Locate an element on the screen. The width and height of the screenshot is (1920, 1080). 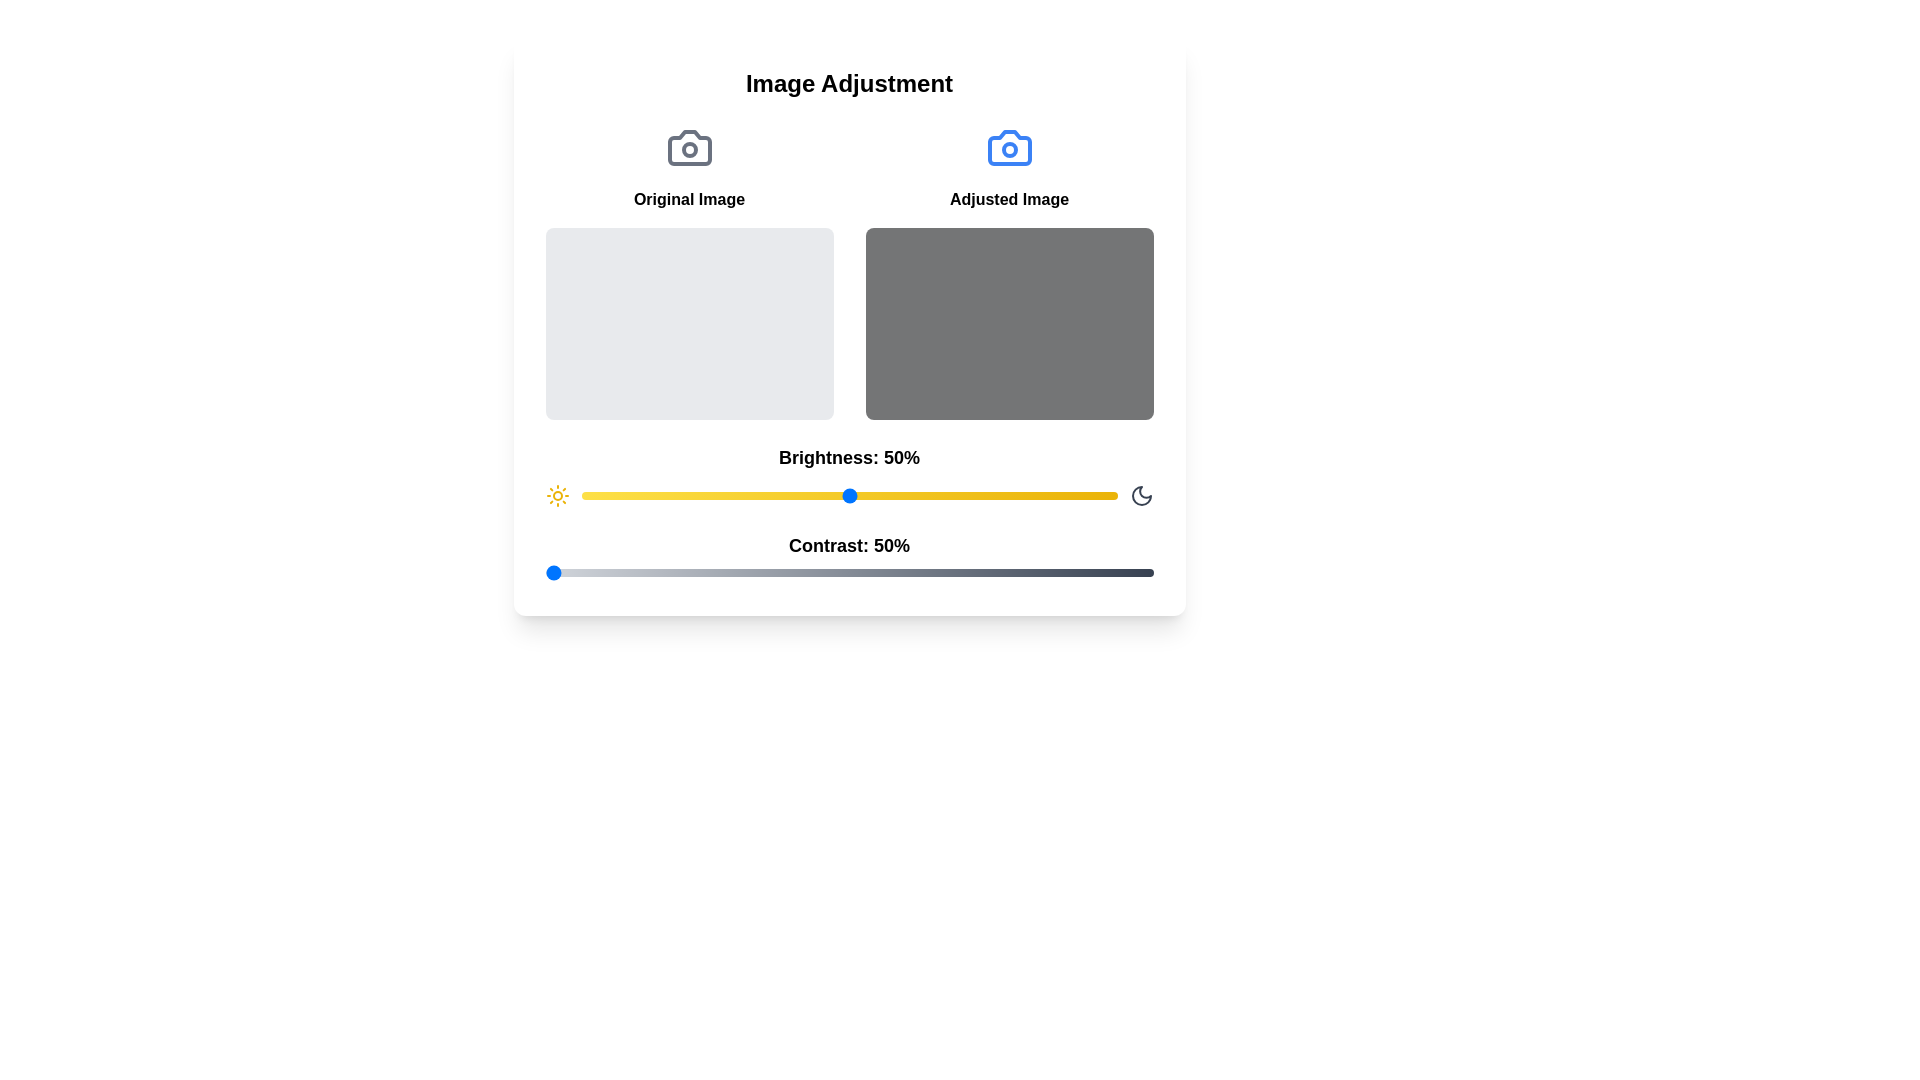
the slider value is located at coordinates (634, 495).